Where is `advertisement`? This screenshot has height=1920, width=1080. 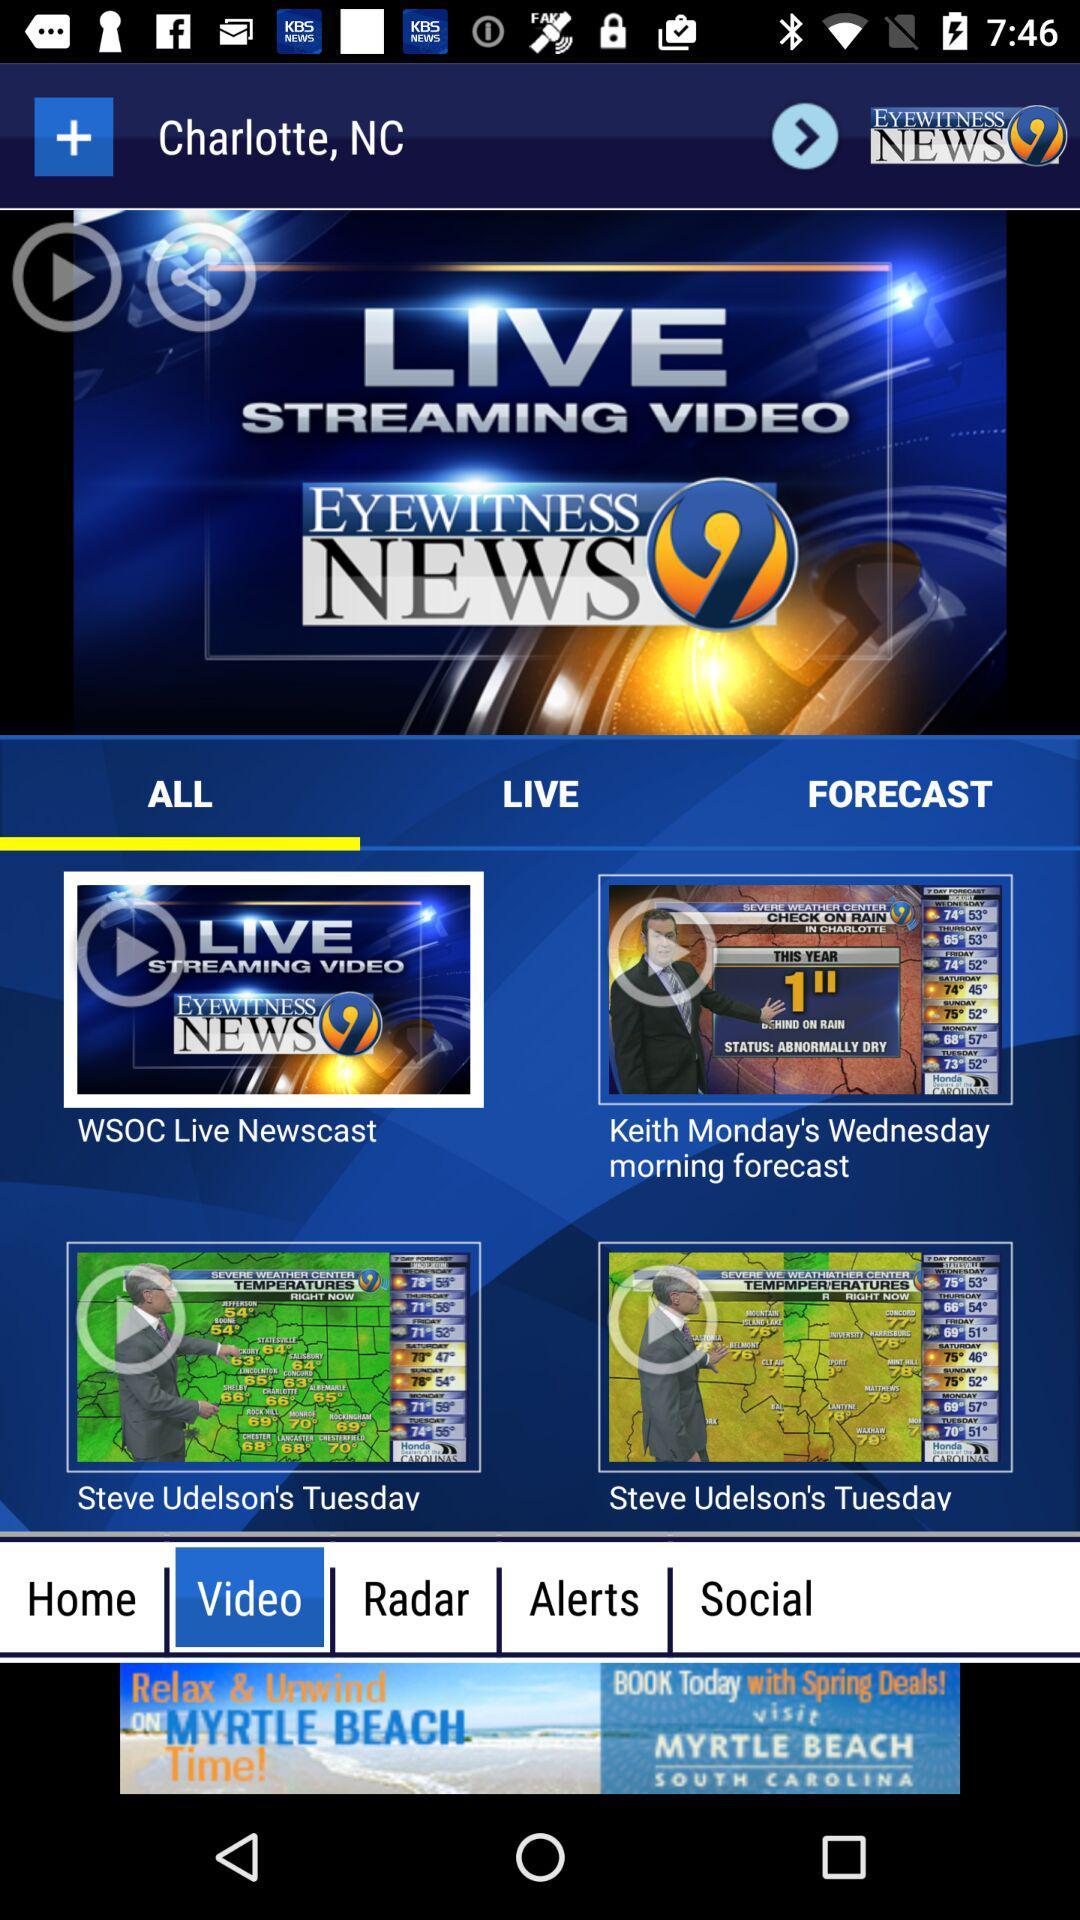
advertisement is located at coordinates (540, 1727).